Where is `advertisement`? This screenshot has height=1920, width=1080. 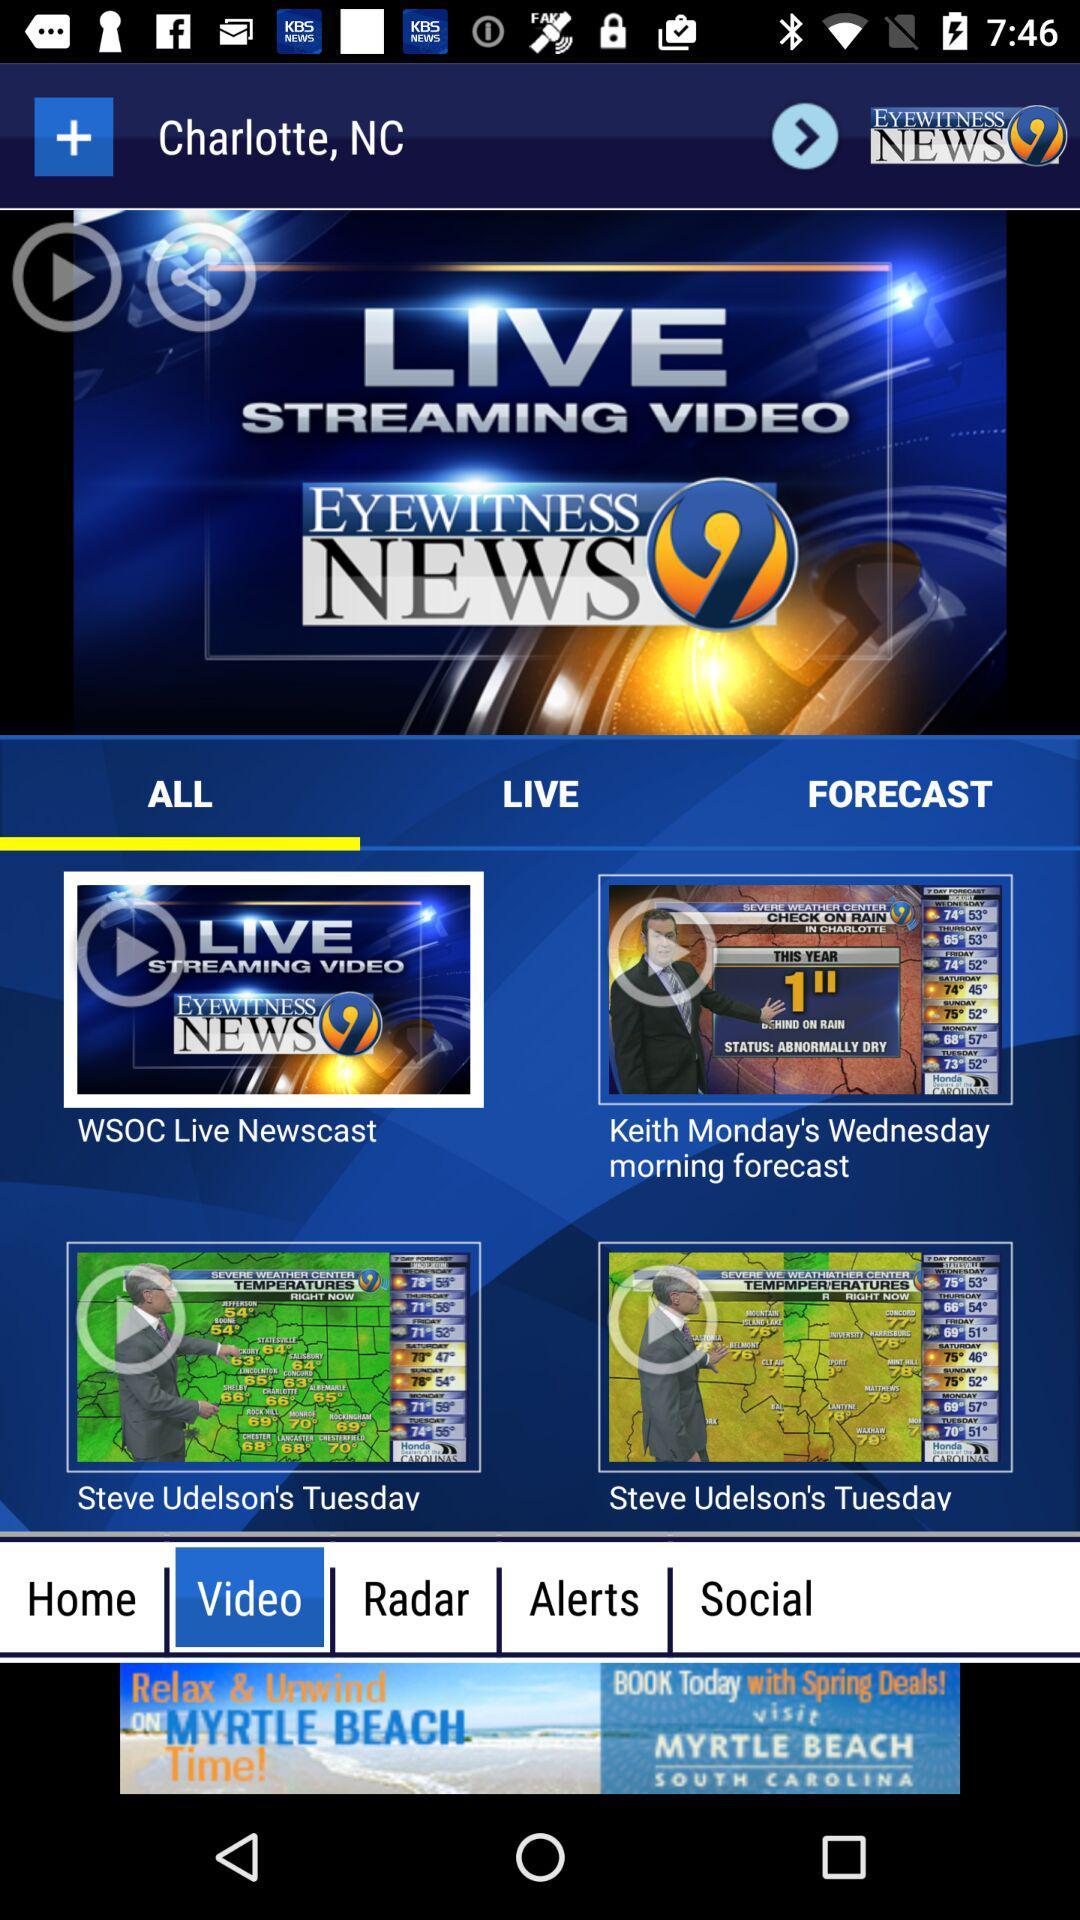
advertisement is located at coordinates (540, 1727).